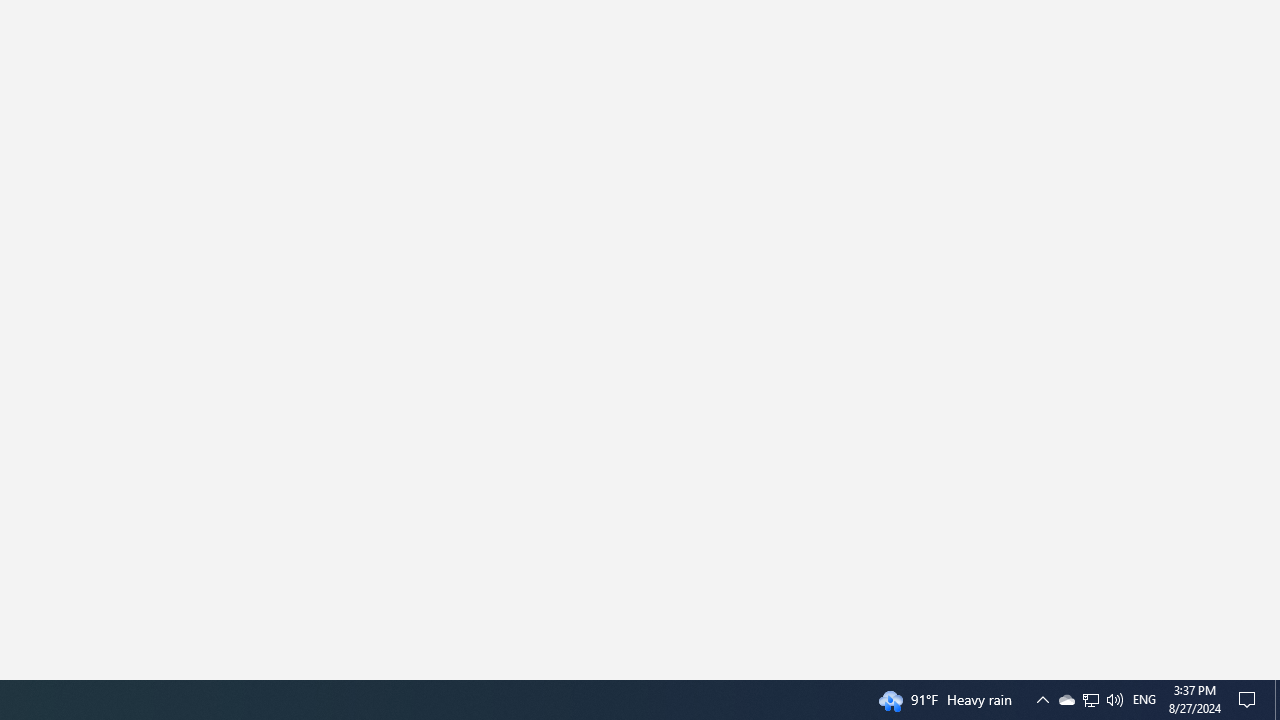 Image resolution: width=1280 pixels, height=720 pixels. I want to click on 'Q2790: 100%', so click(1144, 698).